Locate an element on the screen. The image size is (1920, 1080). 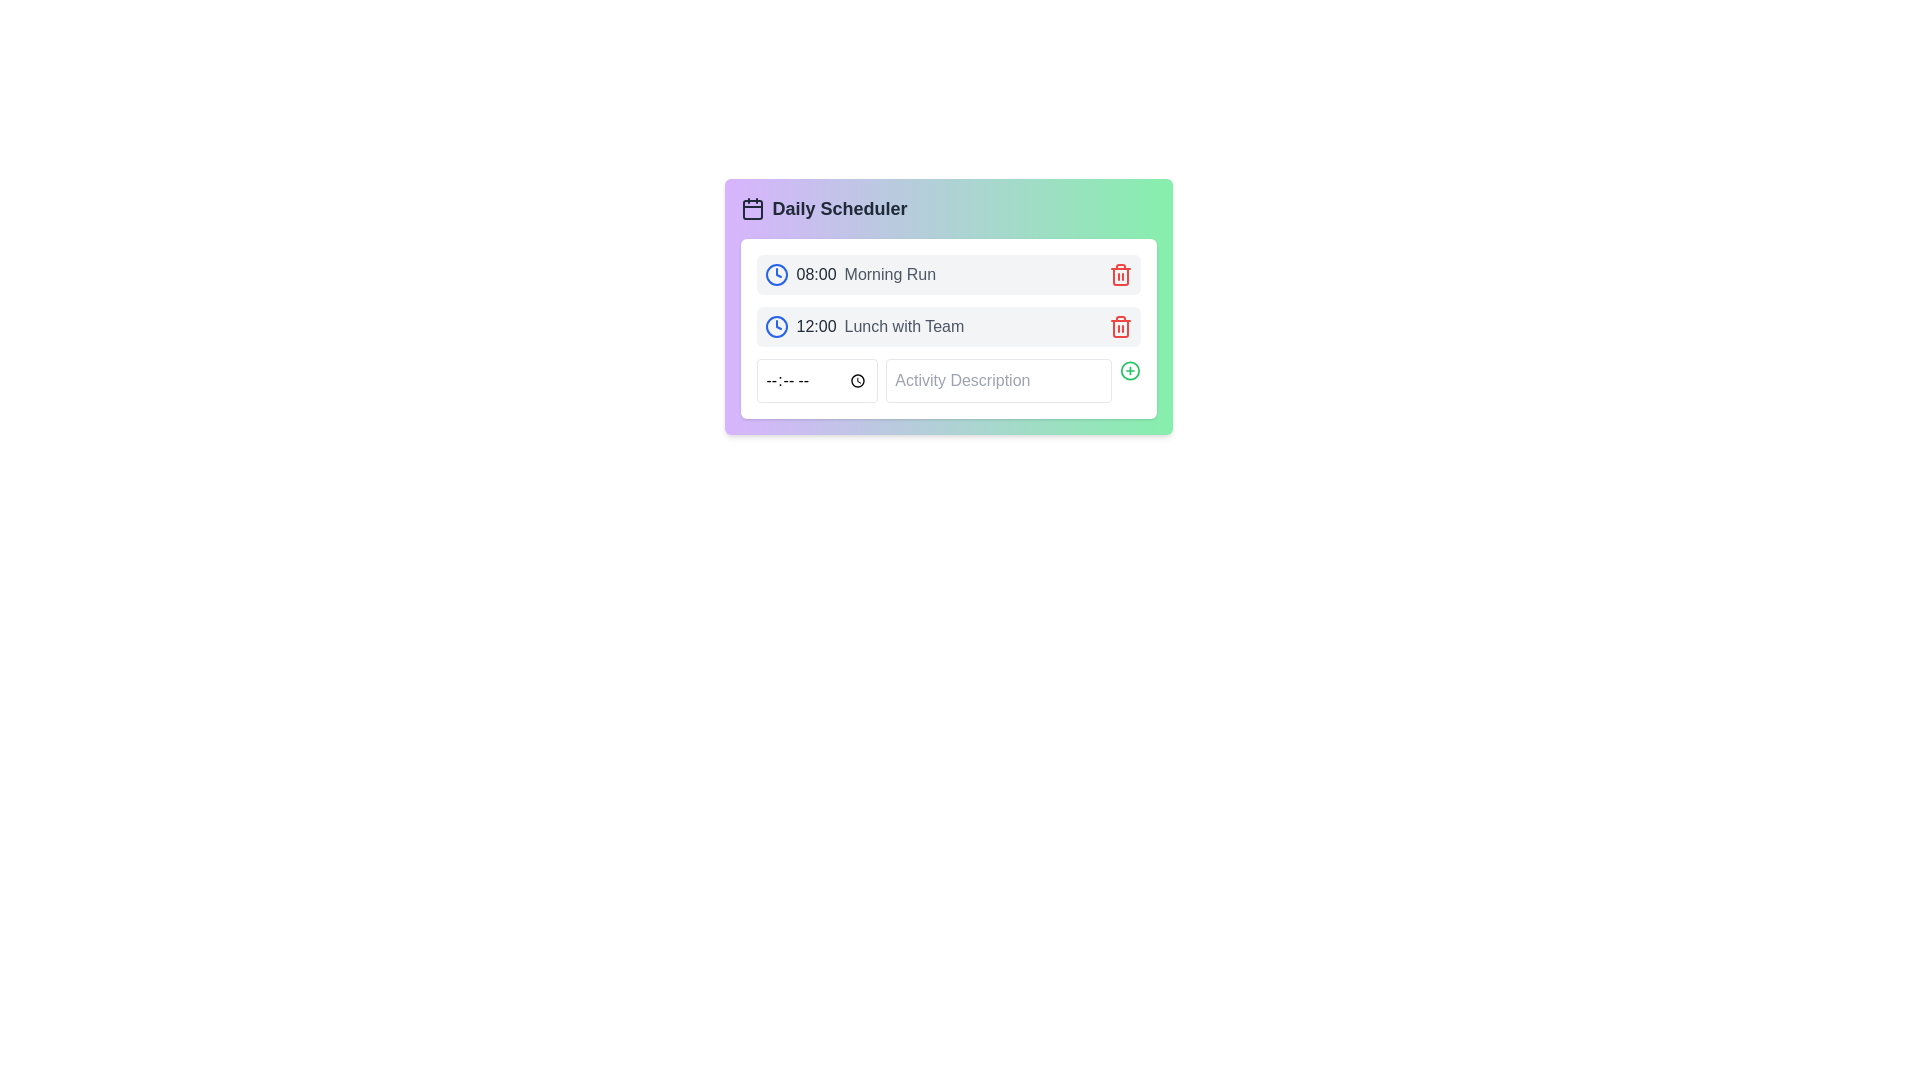
the text label that reads 'Morning Run', which is styled with a gray font color and situated between the time label '08:00' and a delete icon in the activity row is located at coordinates (889, 274).